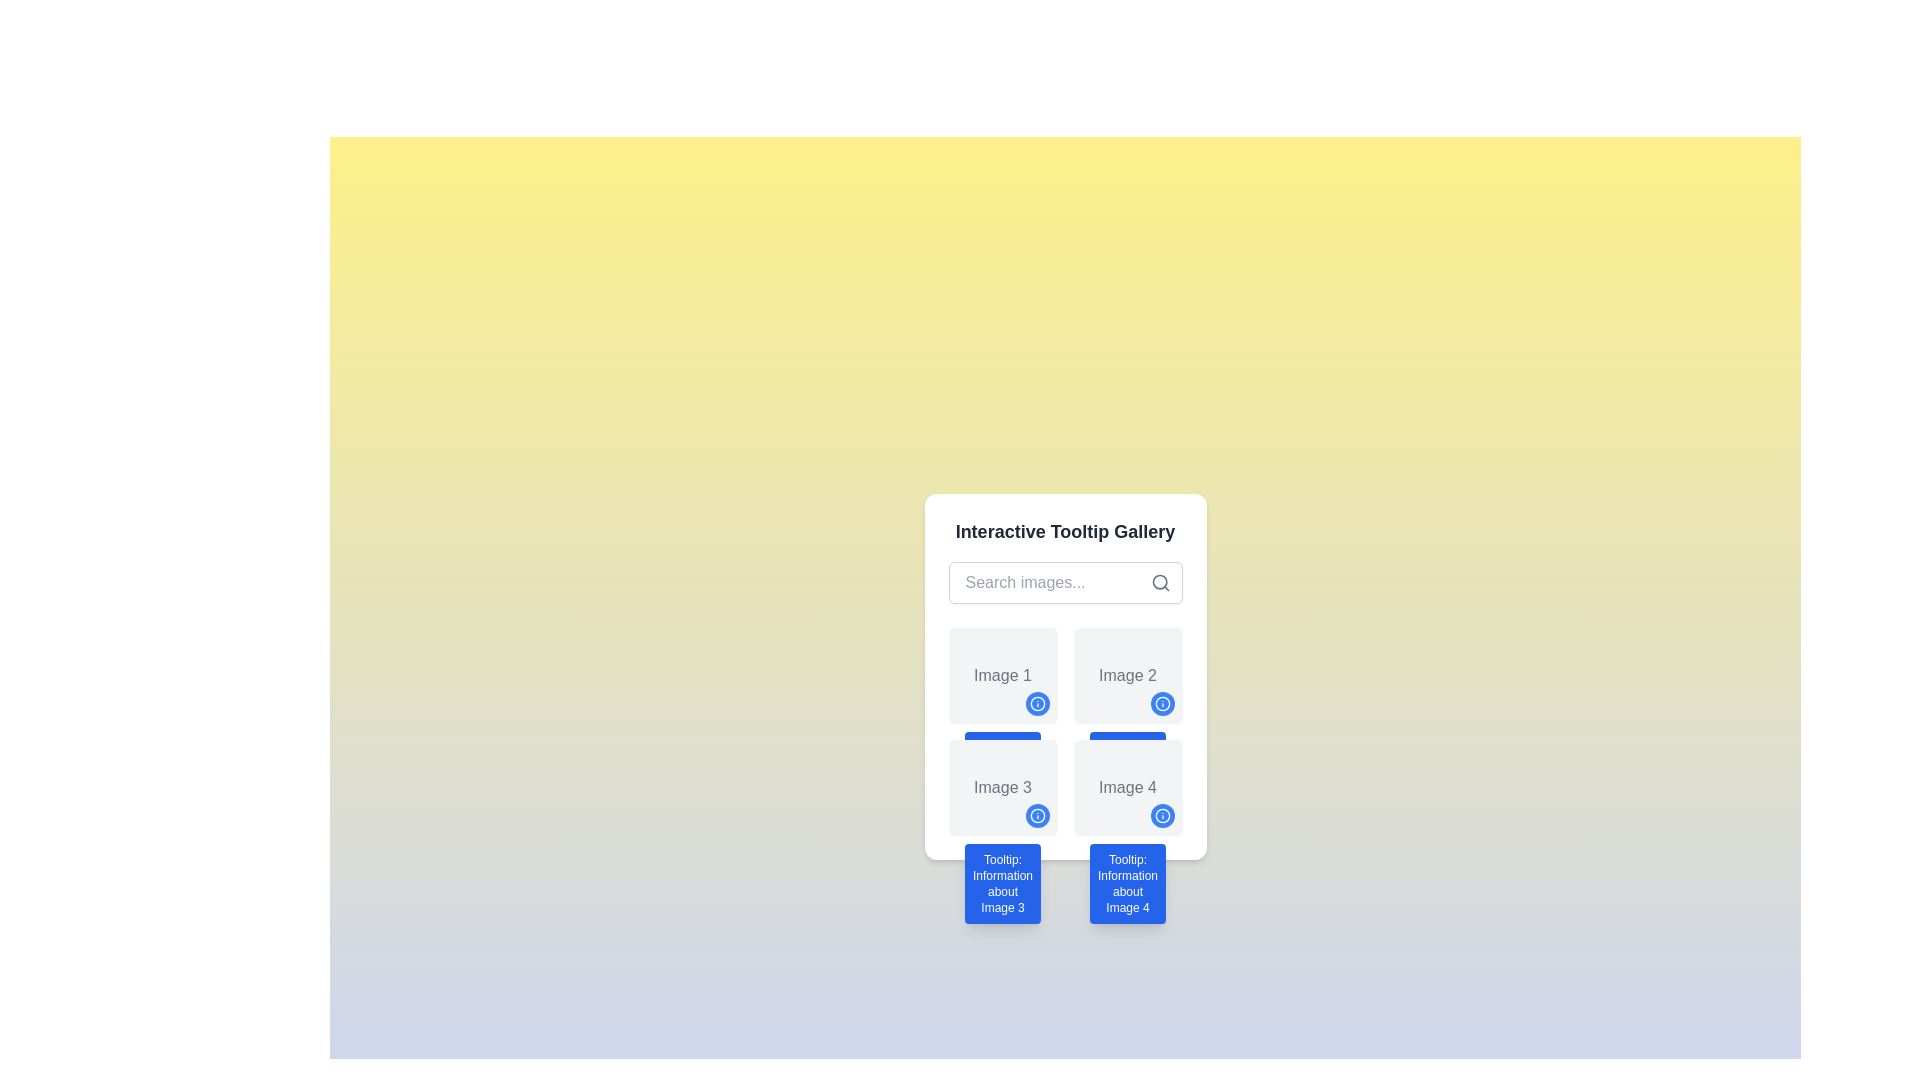 The image size is (1920, 1080). I want to click on the primary SVG circle element that serves as part of an interactive icon, located centrally among overlapping shapes, so click(1037, 816).